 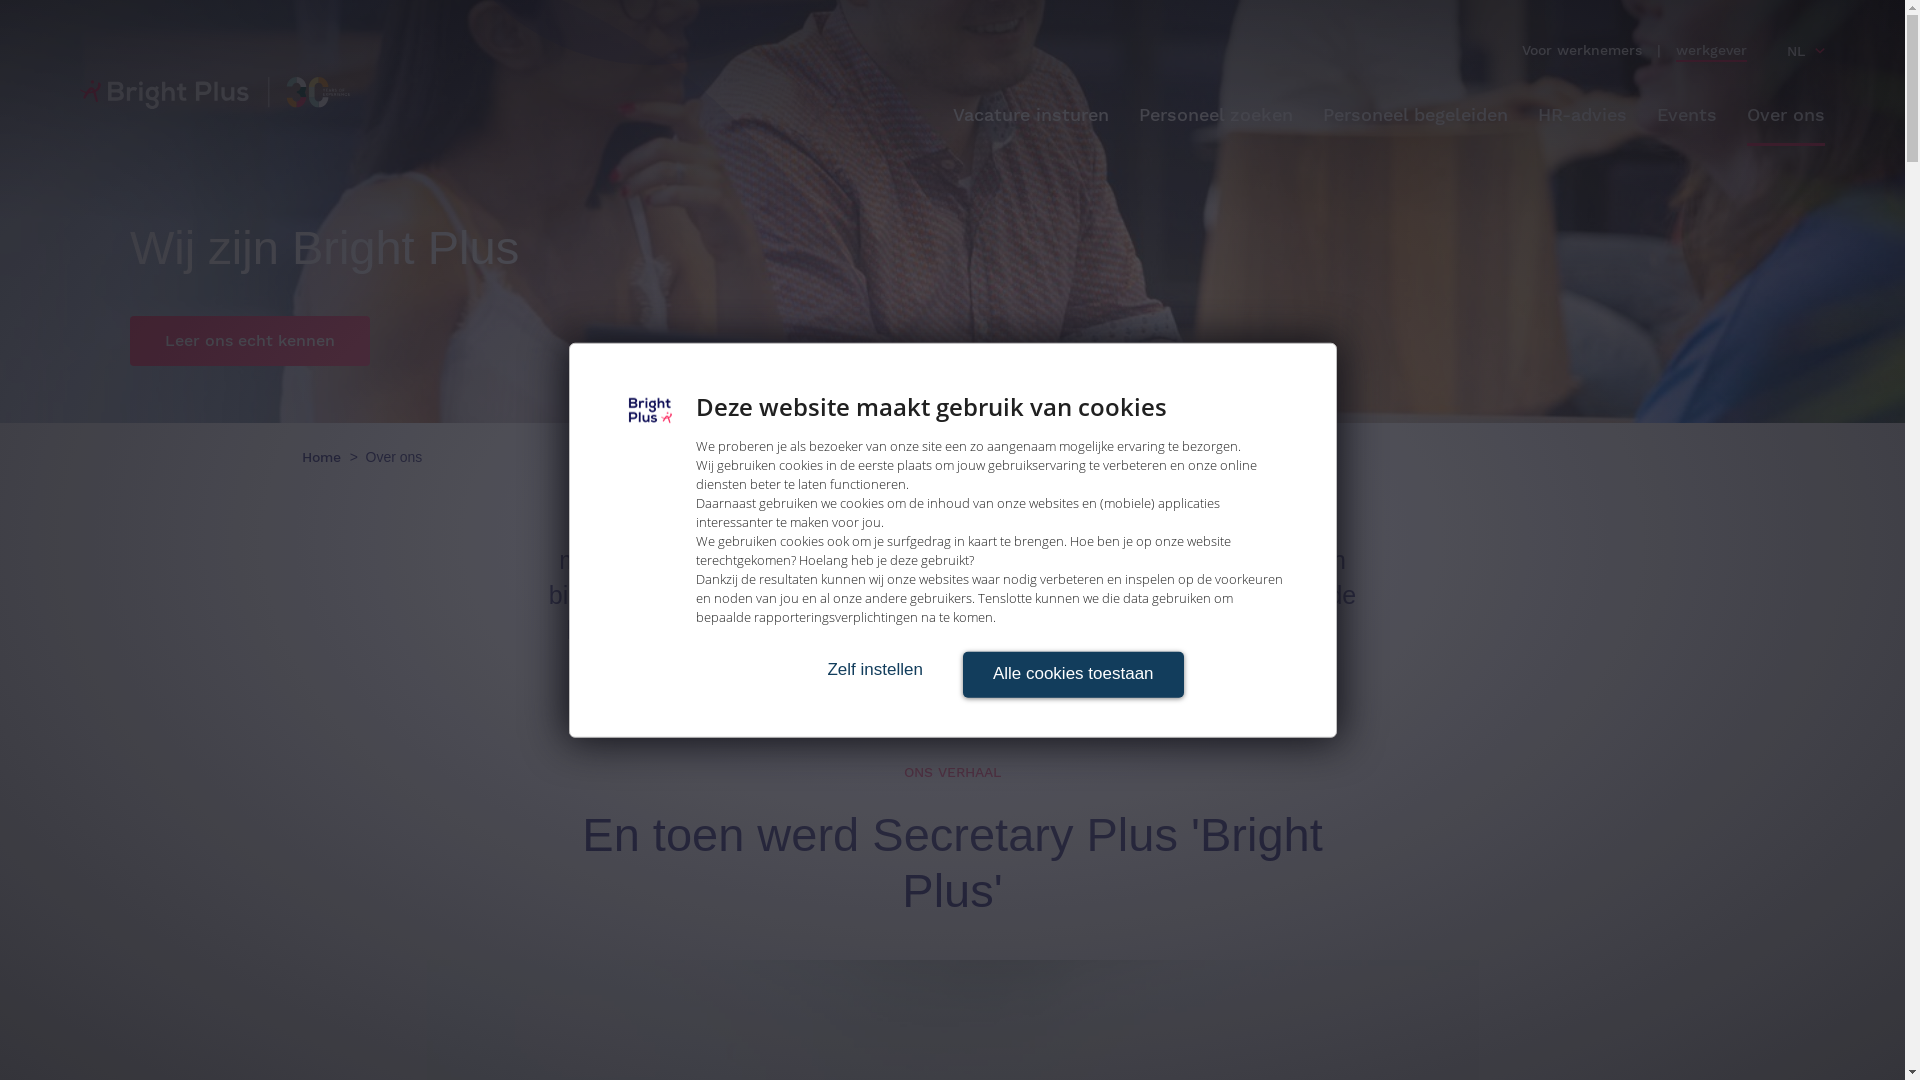 I want to click on 'werknemers', so click(x=1598, y=49).